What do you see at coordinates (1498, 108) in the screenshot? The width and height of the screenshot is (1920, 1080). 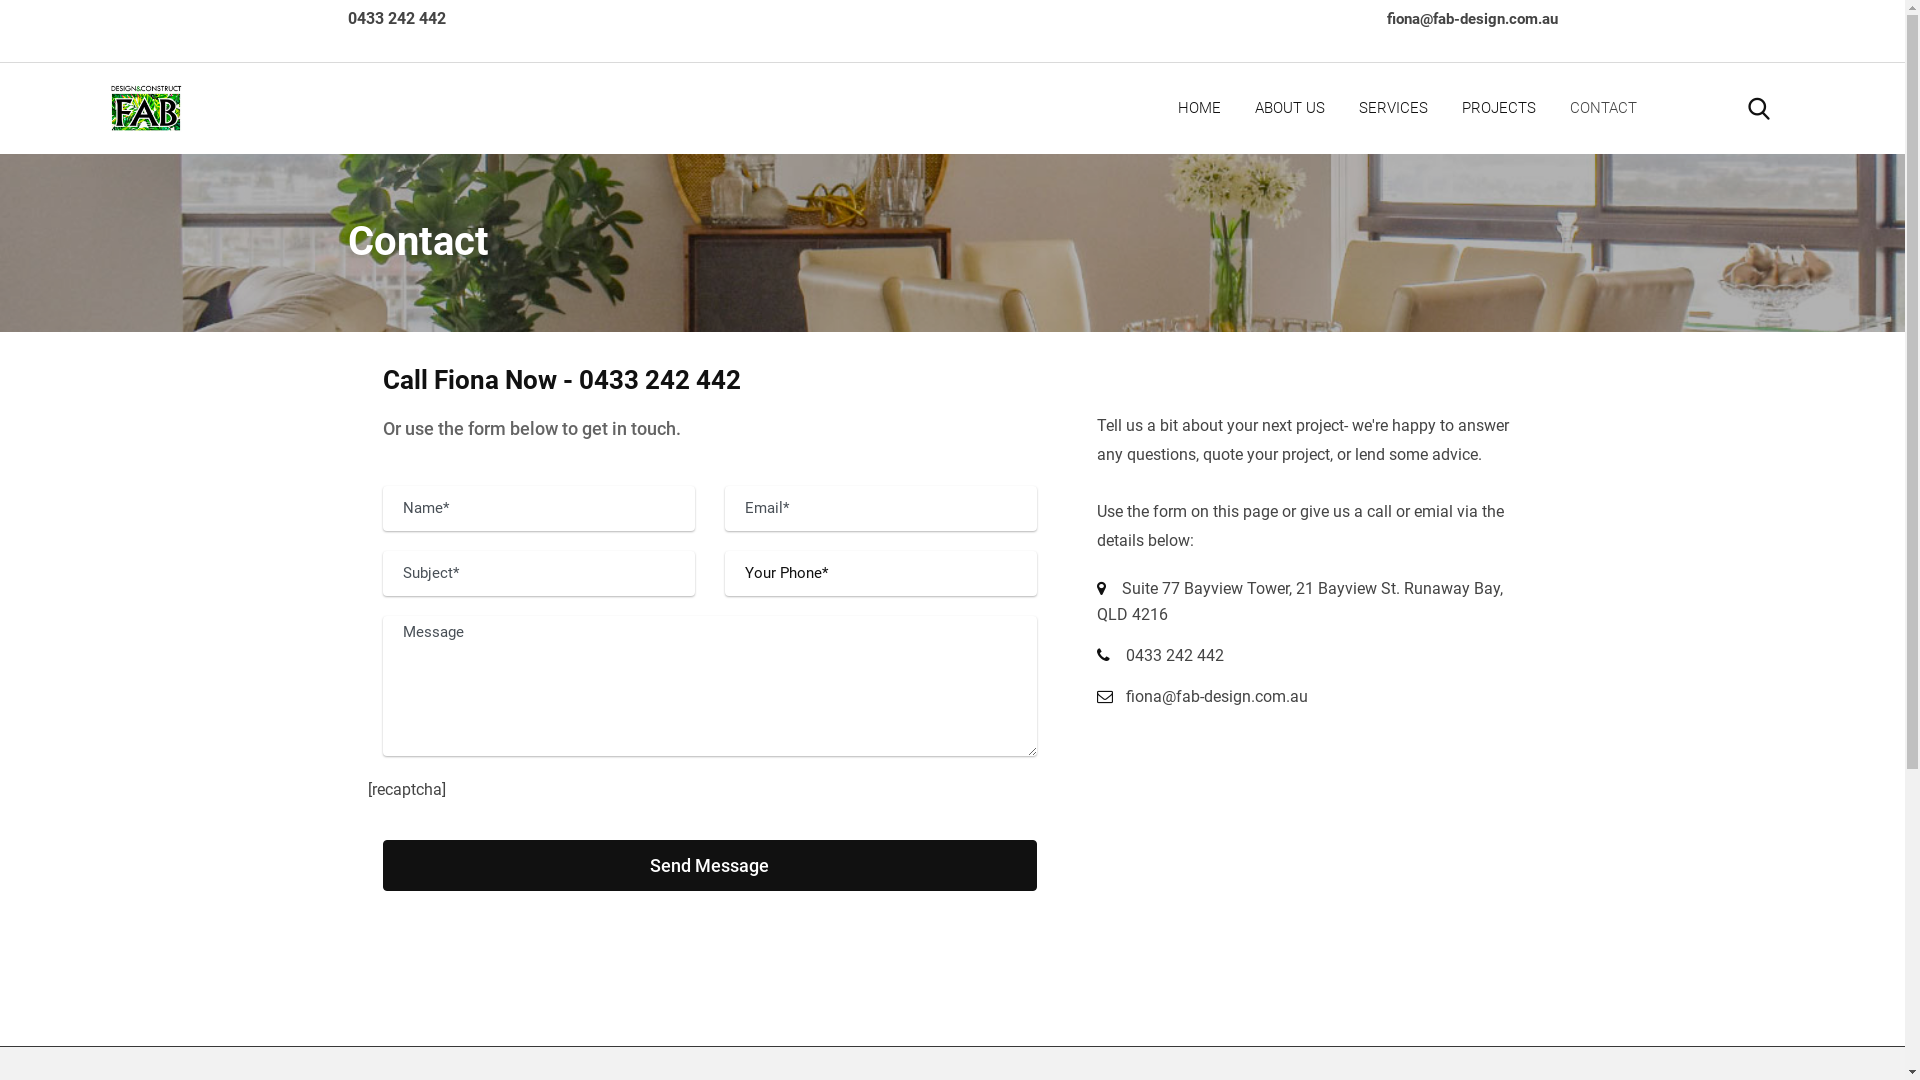 I see `'PROJECTS'` at bounding box center [1498, 108].